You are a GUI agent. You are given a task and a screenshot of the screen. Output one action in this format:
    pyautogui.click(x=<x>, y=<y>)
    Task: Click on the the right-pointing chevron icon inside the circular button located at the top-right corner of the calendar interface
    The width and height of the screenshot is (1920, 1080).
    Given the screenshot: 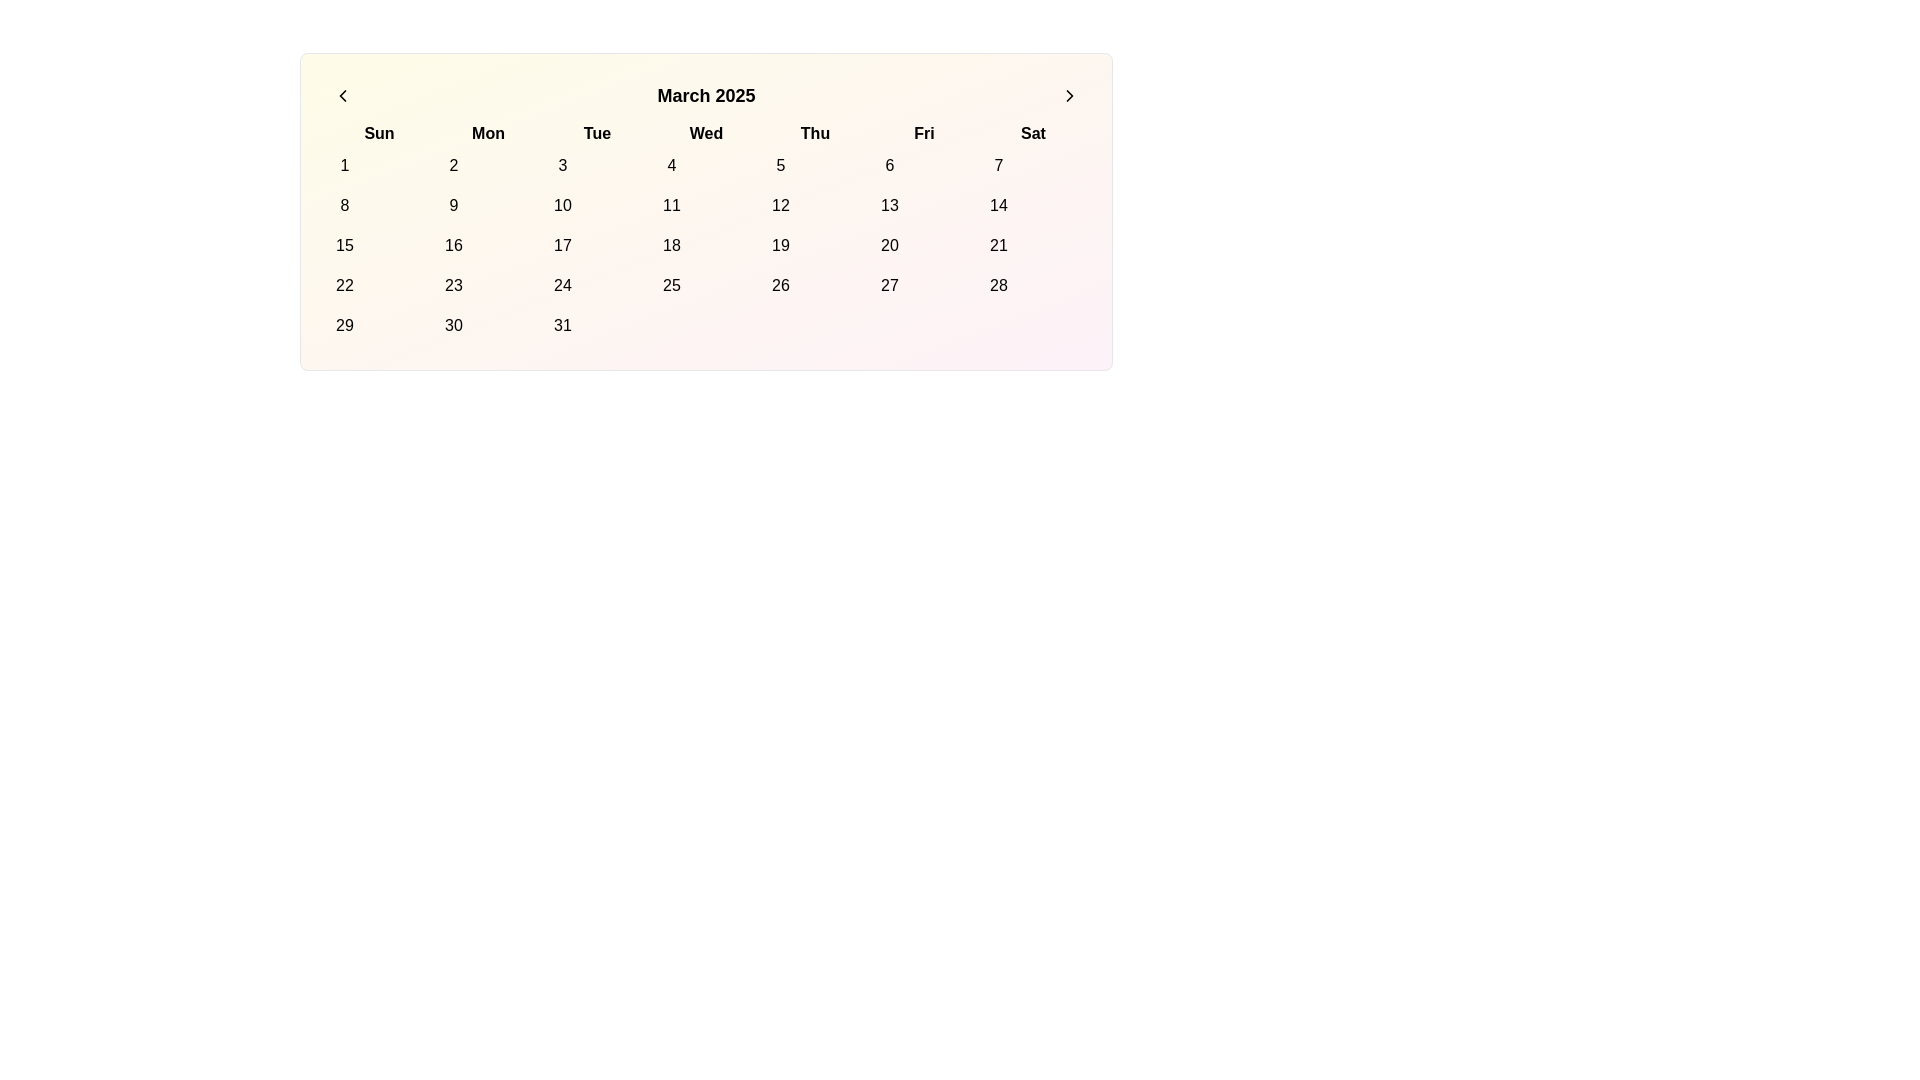 What is the action you would take?
    pyautogui.click(x=1069, y=96)
    